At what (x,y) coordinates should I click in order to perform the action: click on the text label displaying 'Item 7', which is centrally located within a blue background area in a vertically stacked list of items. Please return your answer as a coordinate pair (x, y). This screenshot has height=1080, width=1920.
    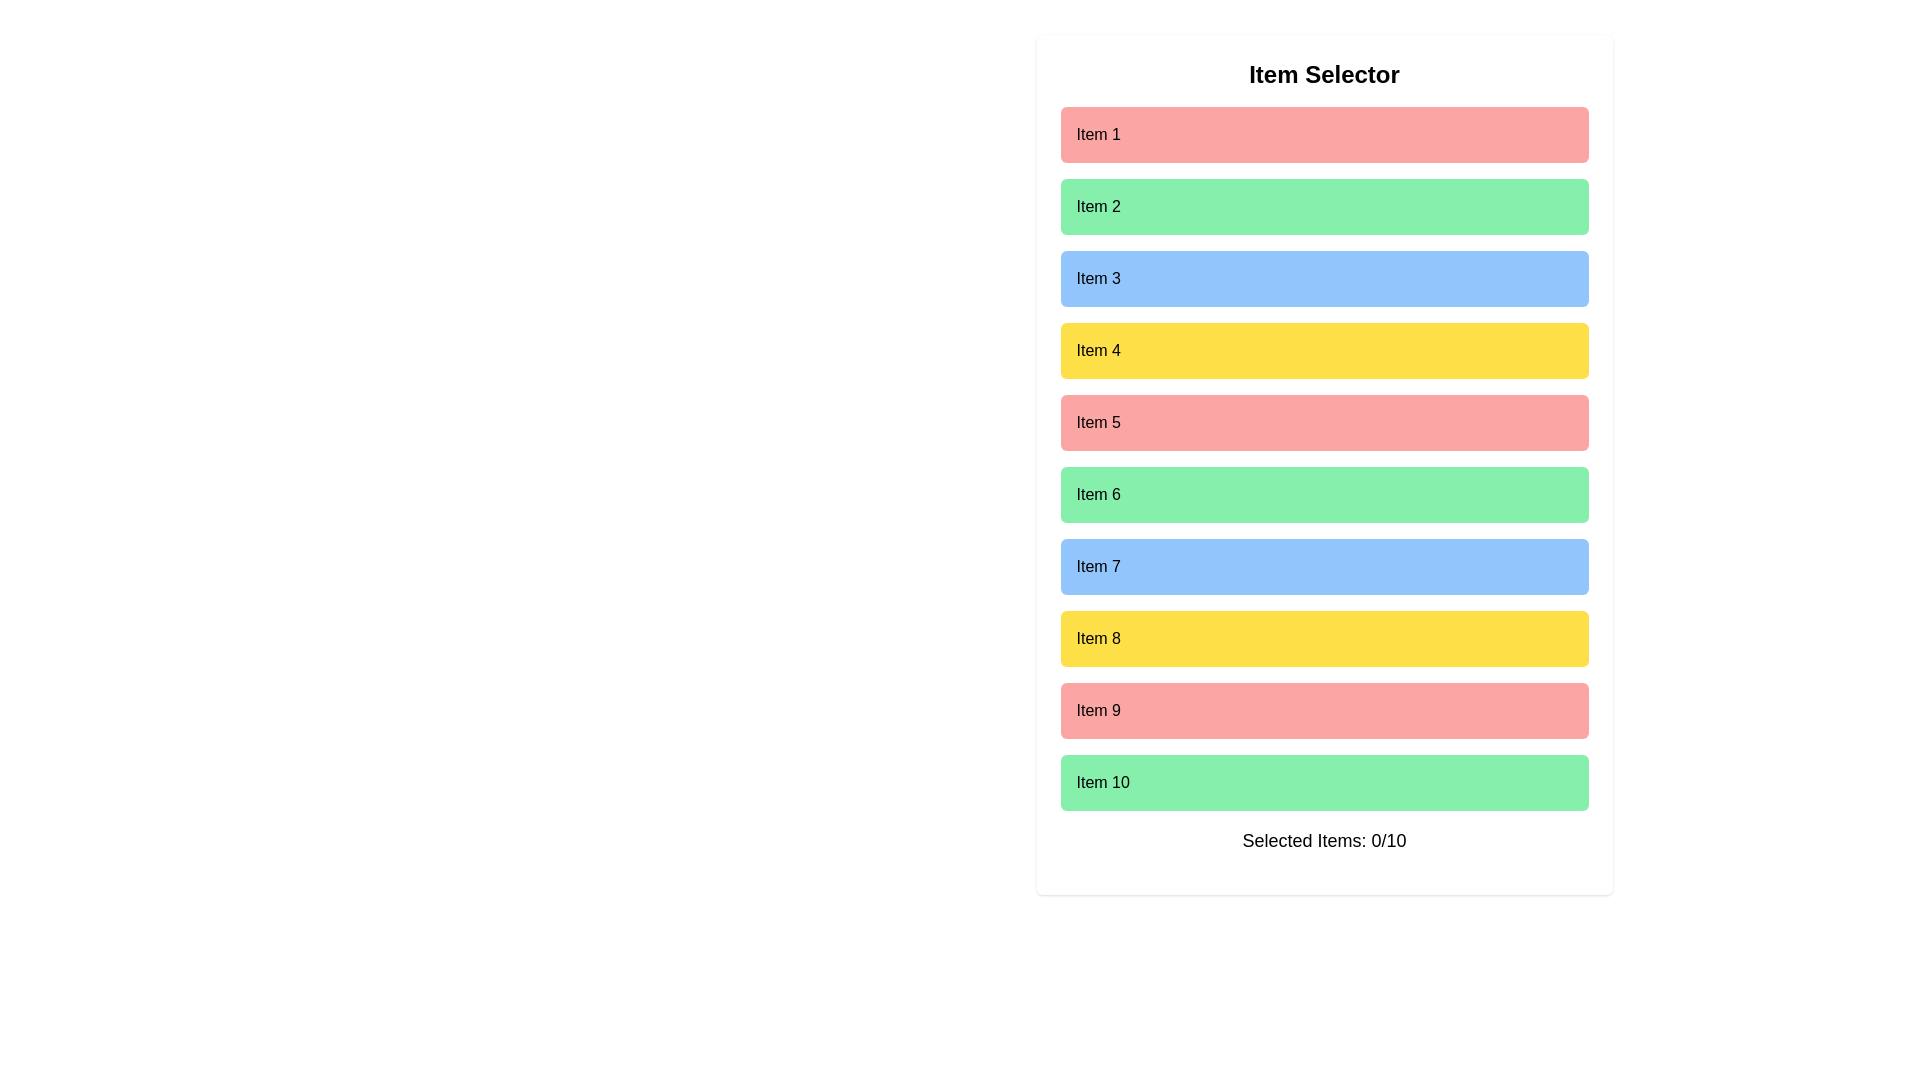
    Looking at the image, I should click on (1097, 567).